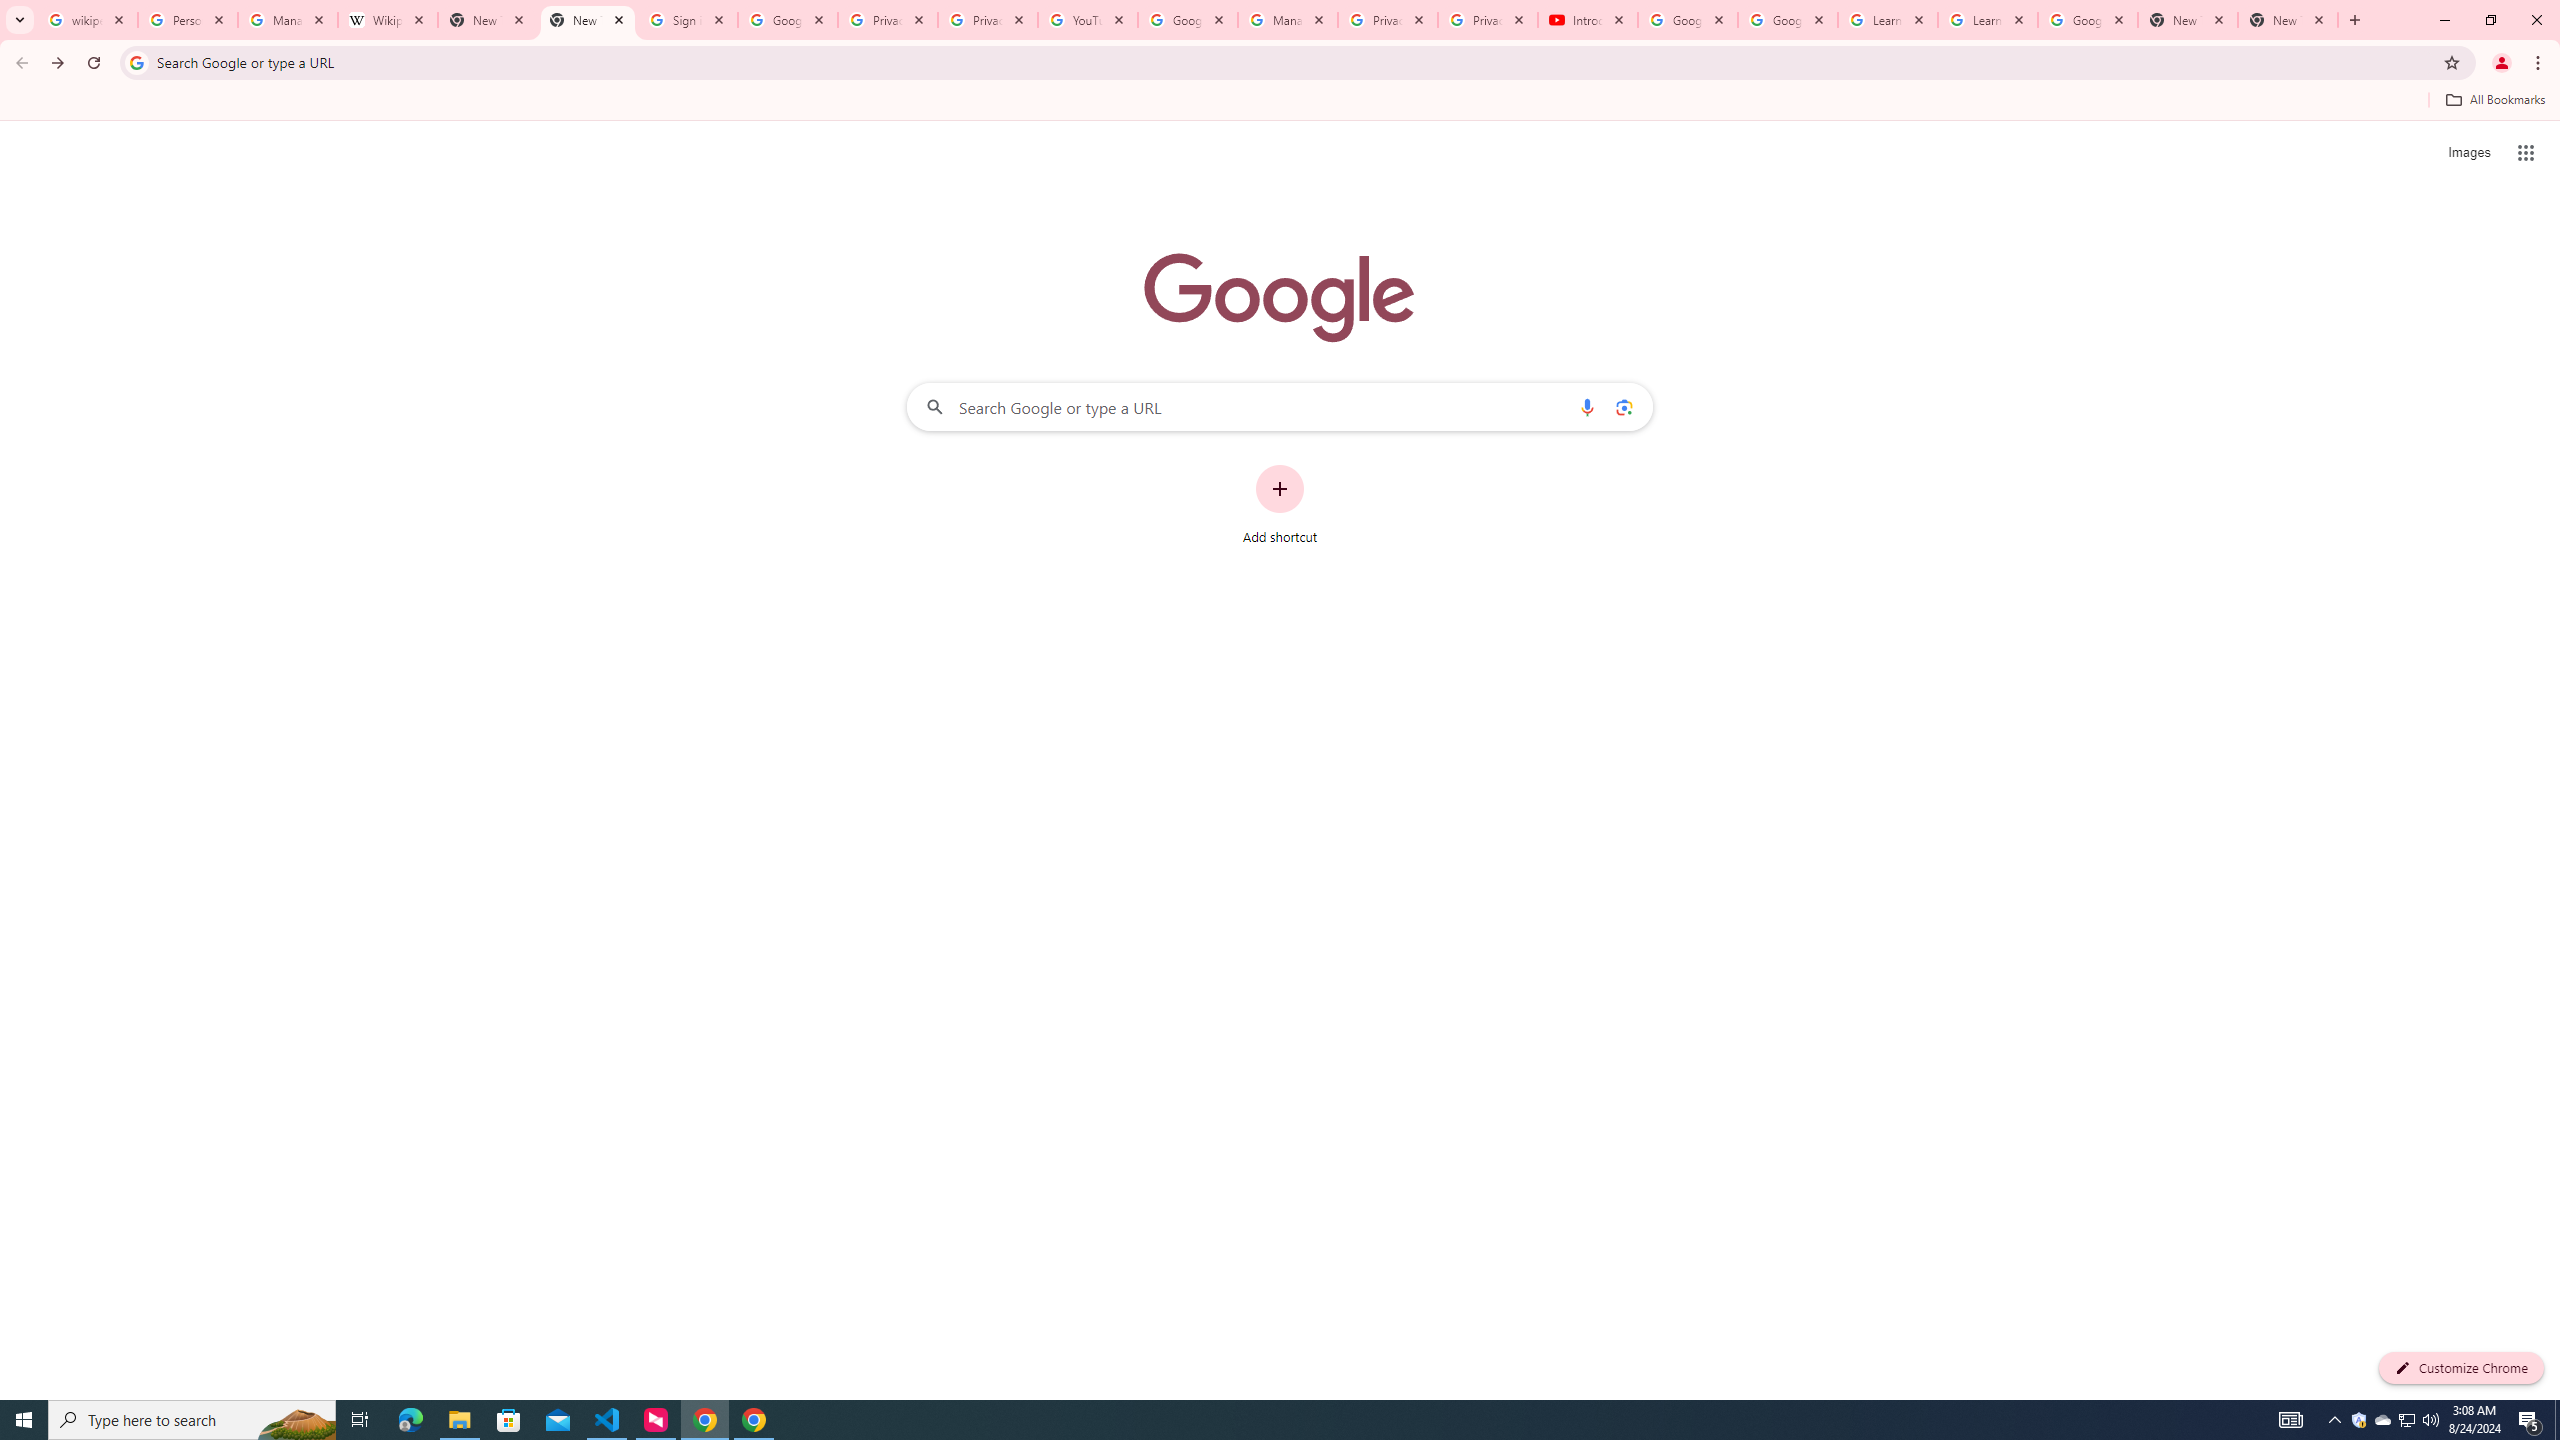 The width and height of the screenshot is (2560, 1440). What do you see at coordinates (1280, 405) in the screenshot?
I see `'Search Google or type a URL'` at bounding box center [1280, 405].